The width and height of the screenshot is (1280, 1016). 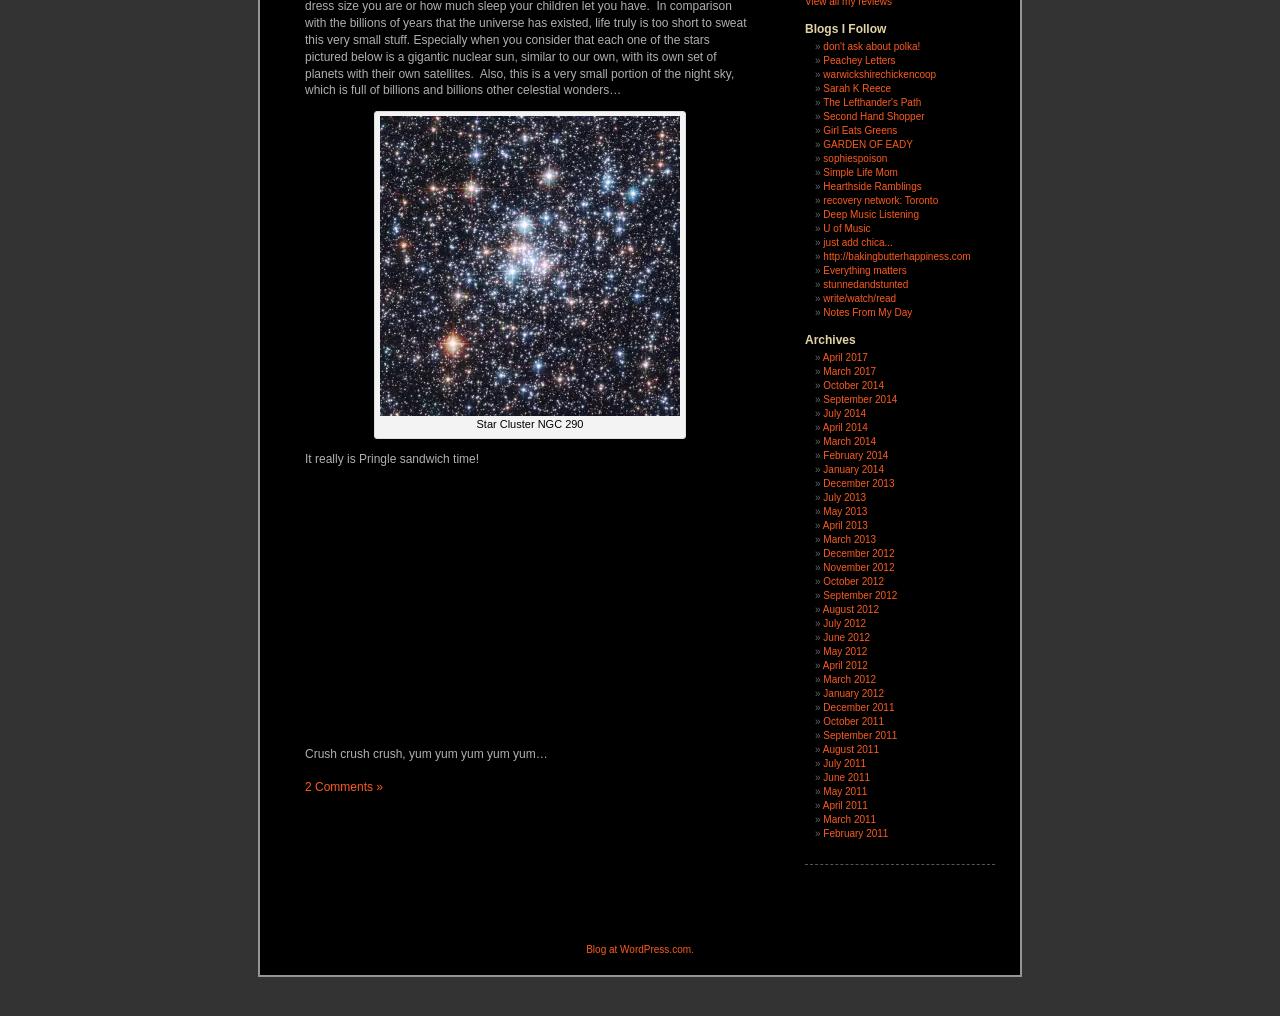 I want to click on 'August 2011', so click(x=850, y=749).